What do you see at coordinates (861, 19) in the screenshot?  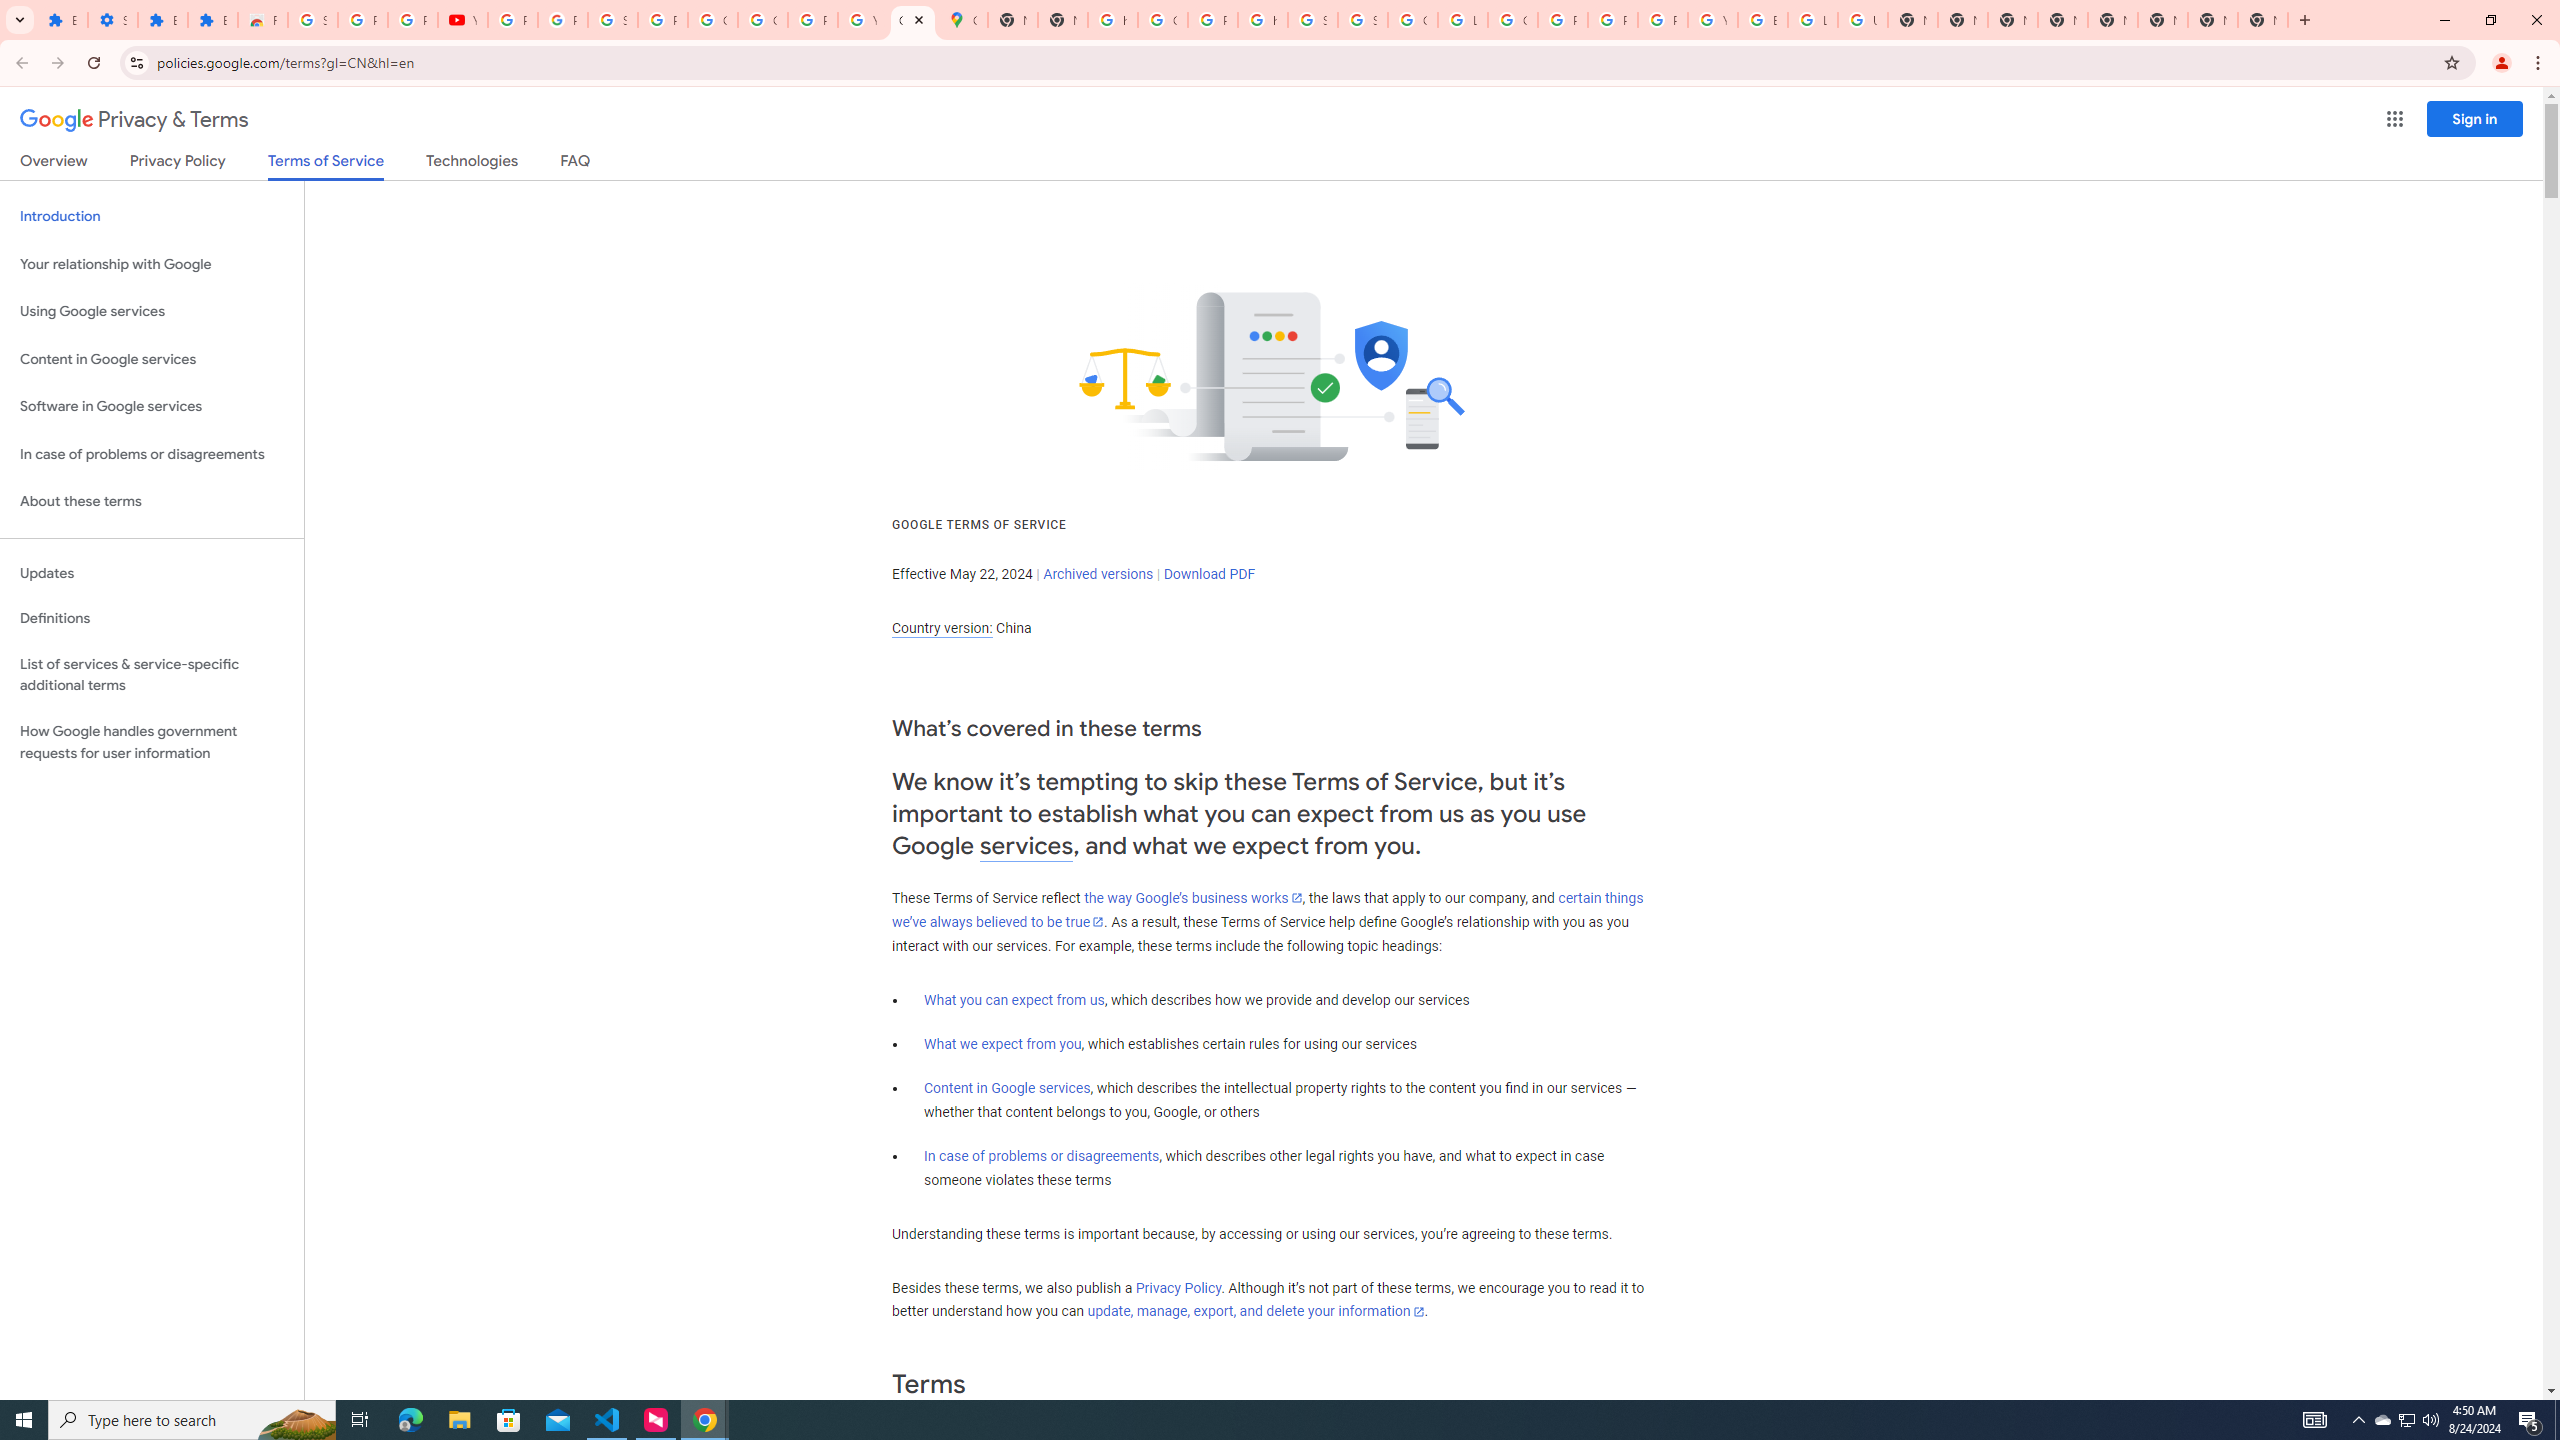 I see `'YouTube'` at bounding box center [861, 19].